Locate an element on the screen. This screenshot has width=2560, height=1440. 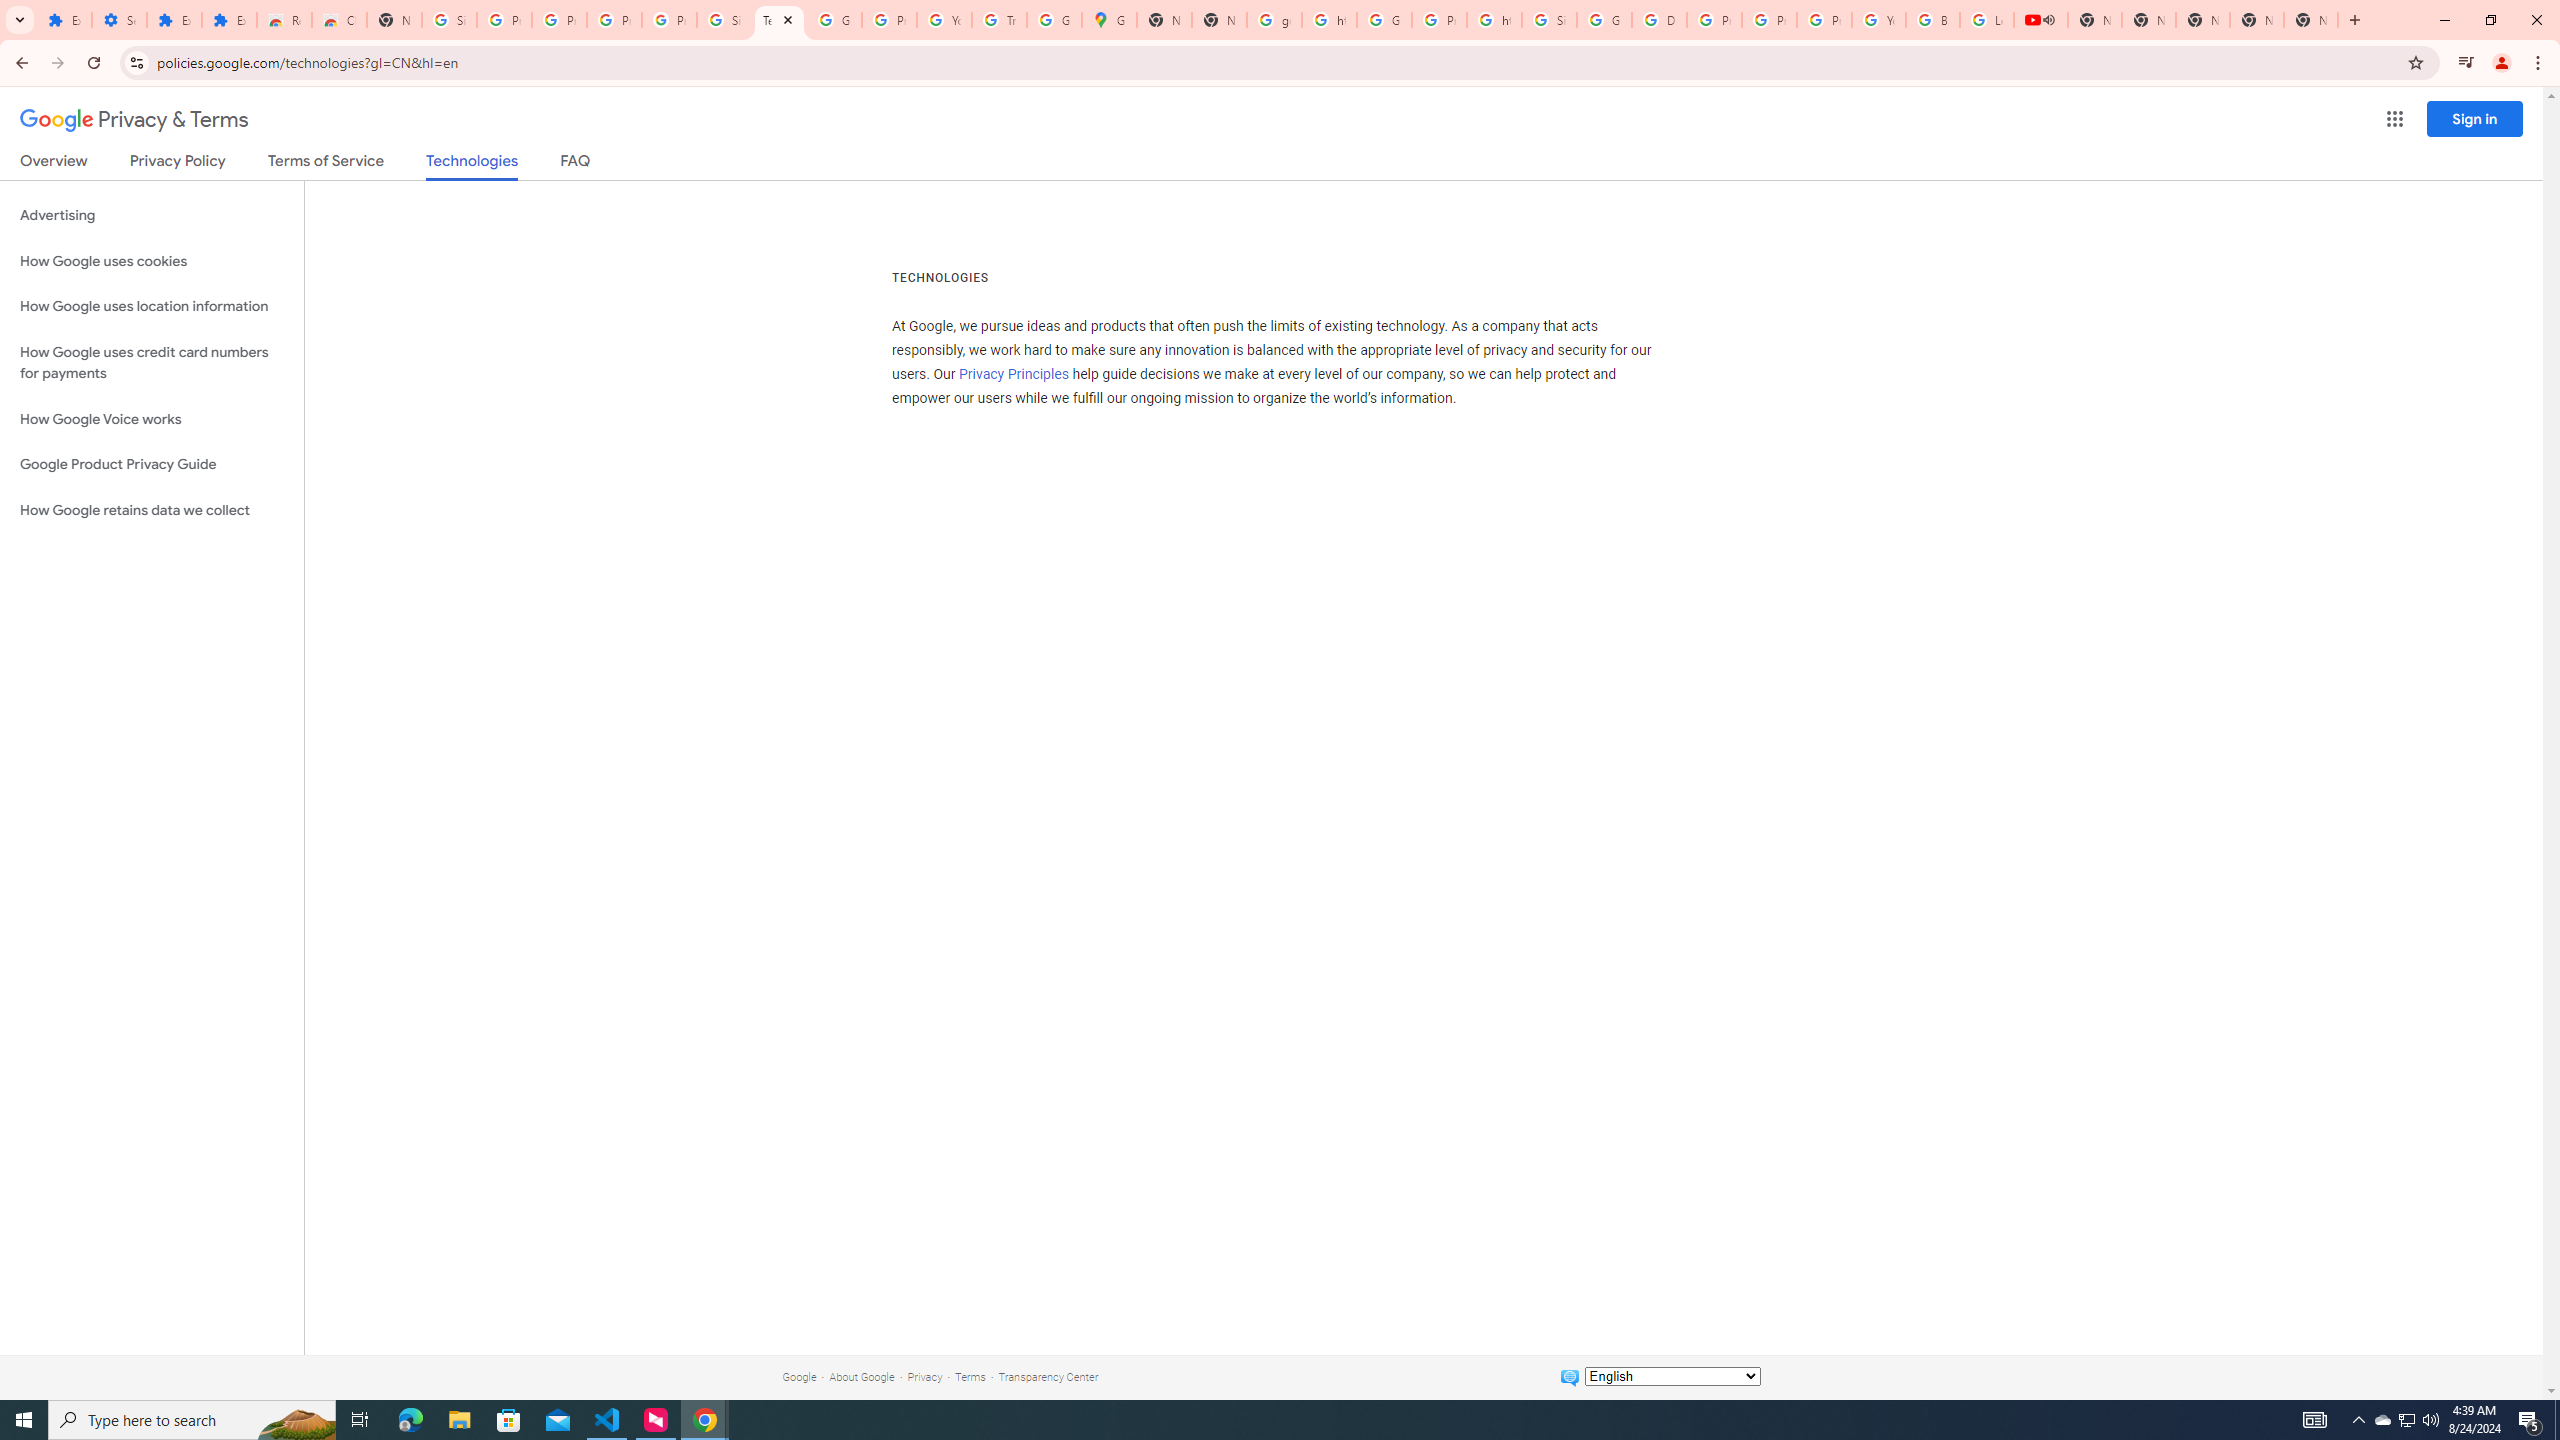
'https://scholar.google.com/' is located at coordinates (1328, 19).